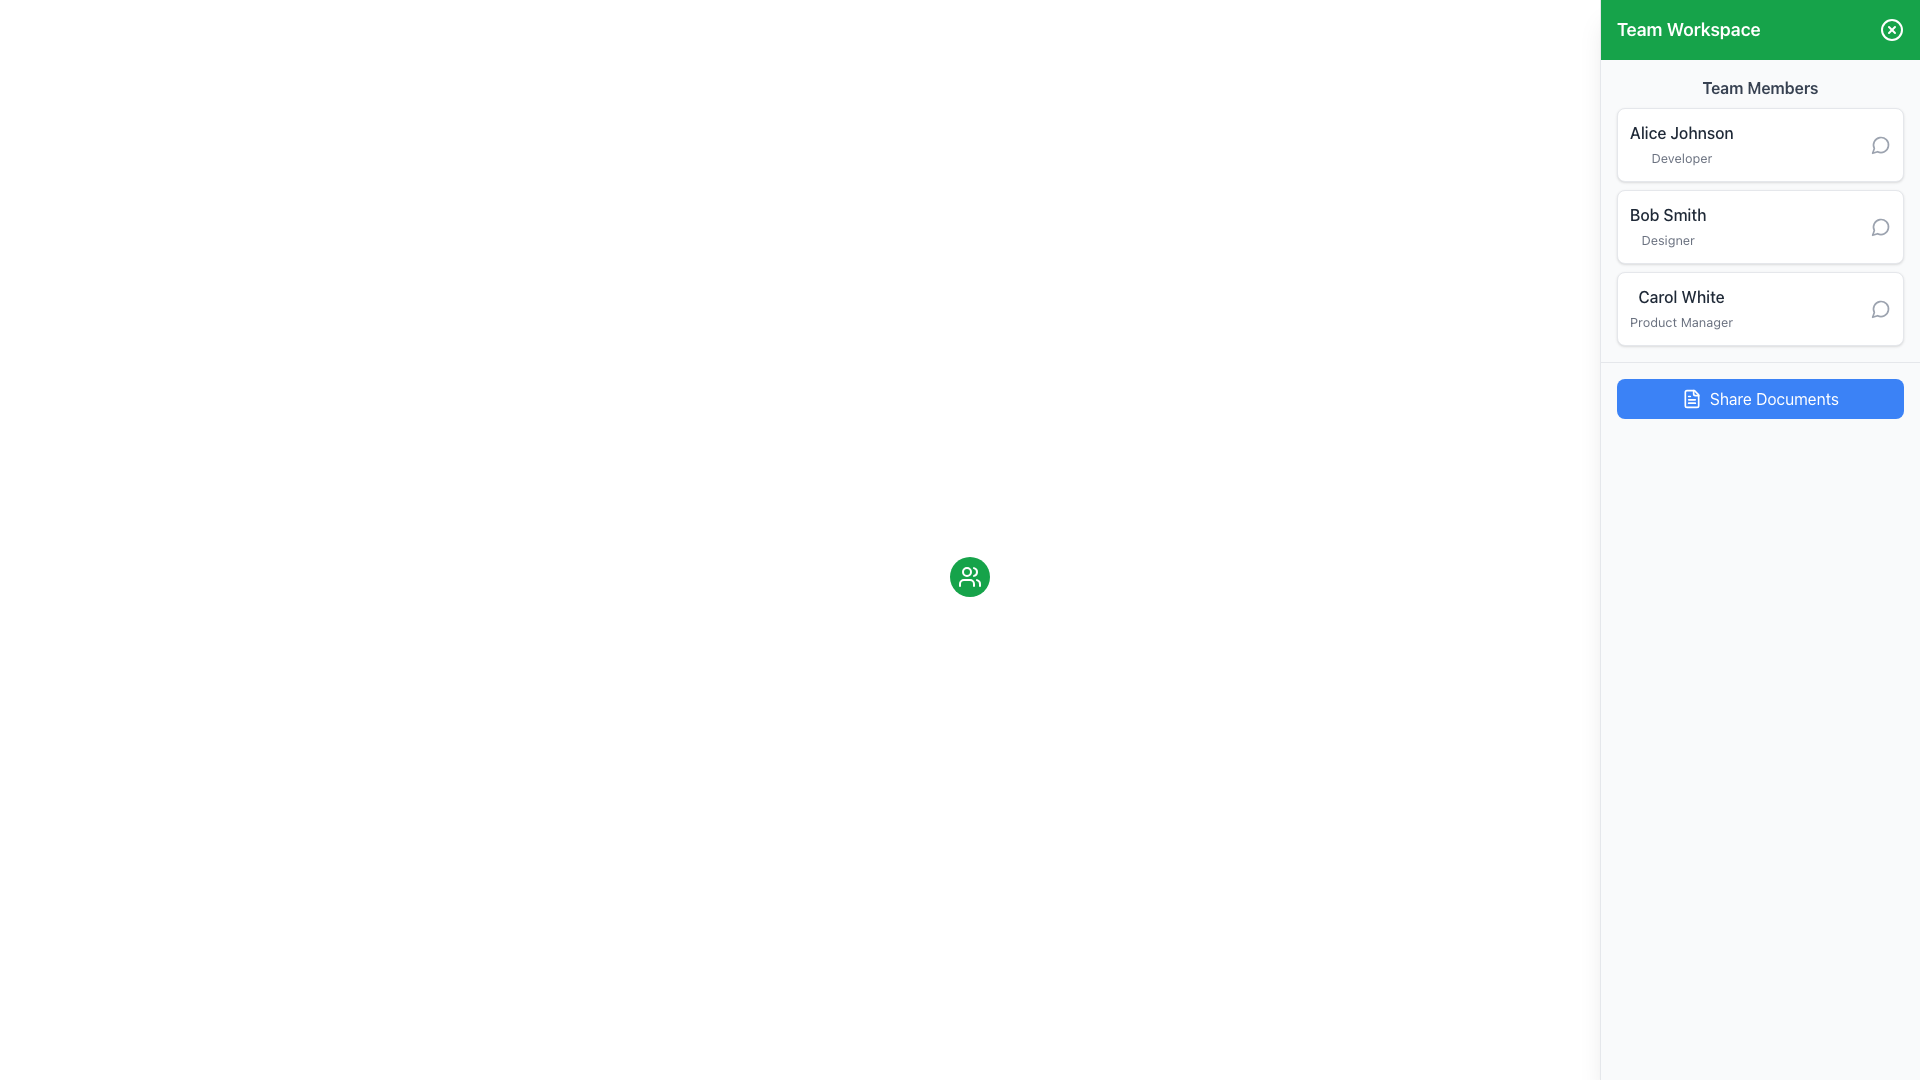  I want to click on the text label reading 'Bob Smith' in the 'Team Members' section of the sidebar interface, so click(1668, 215).